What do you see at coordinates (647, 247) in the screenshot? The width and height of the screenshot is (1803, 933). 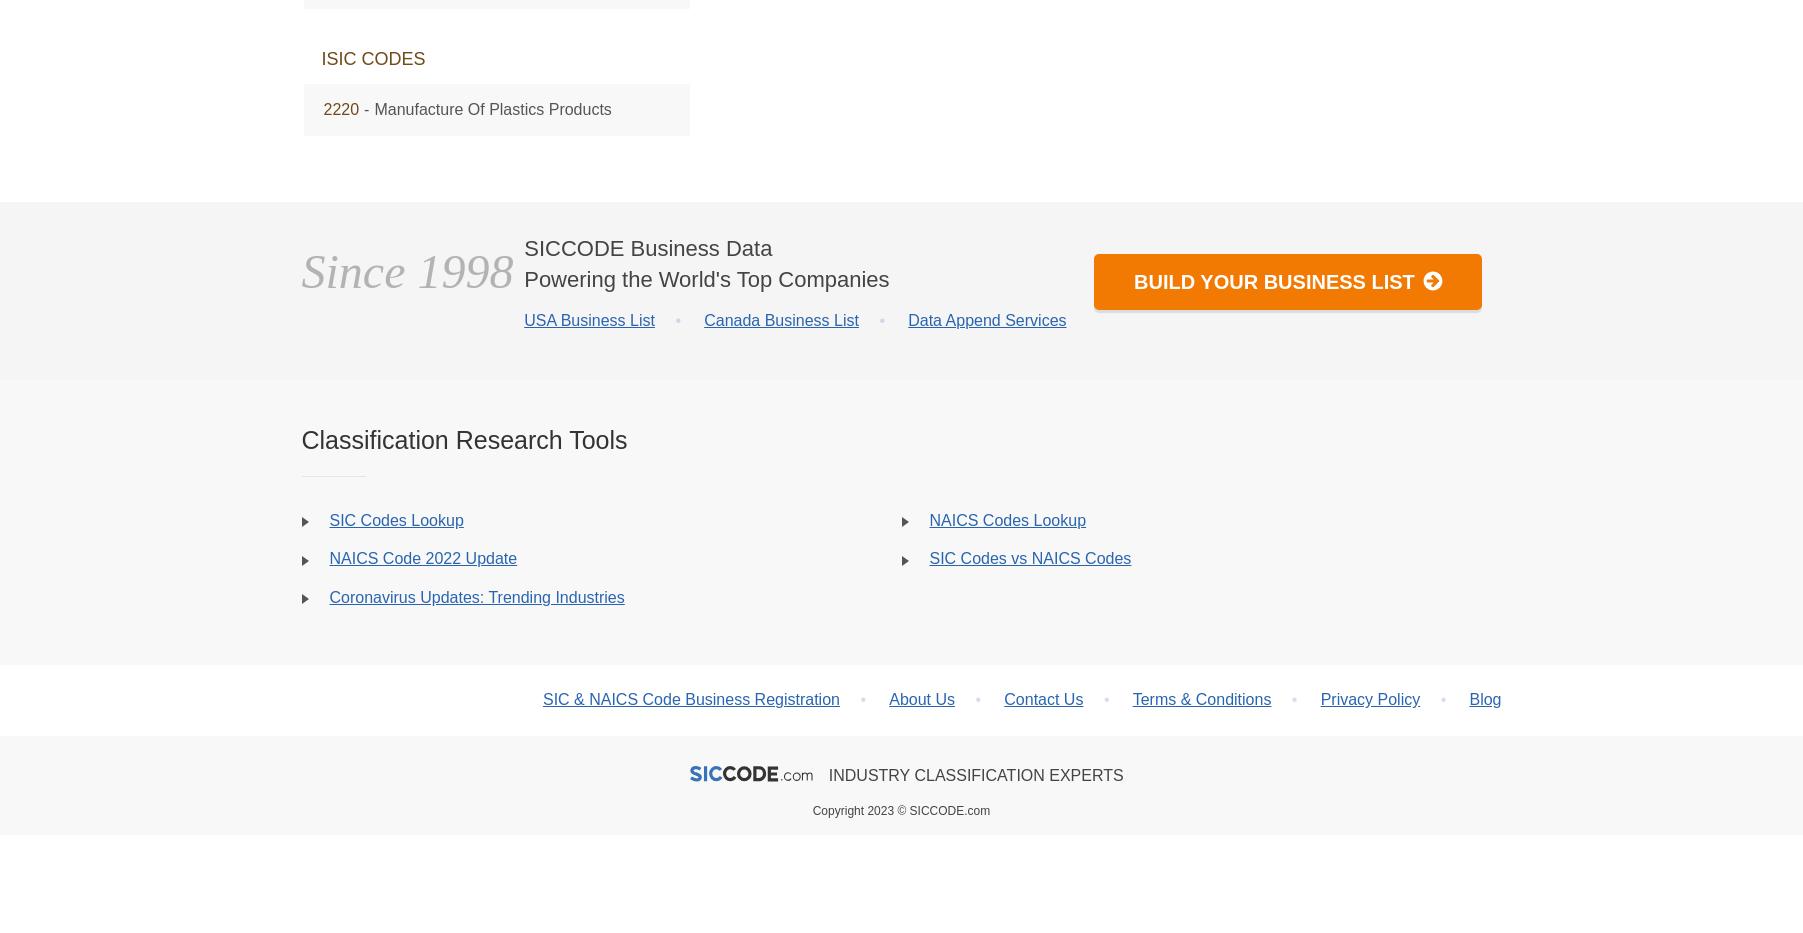 I see `'SICCODE Business Data'` at bounding box center [647, 247].